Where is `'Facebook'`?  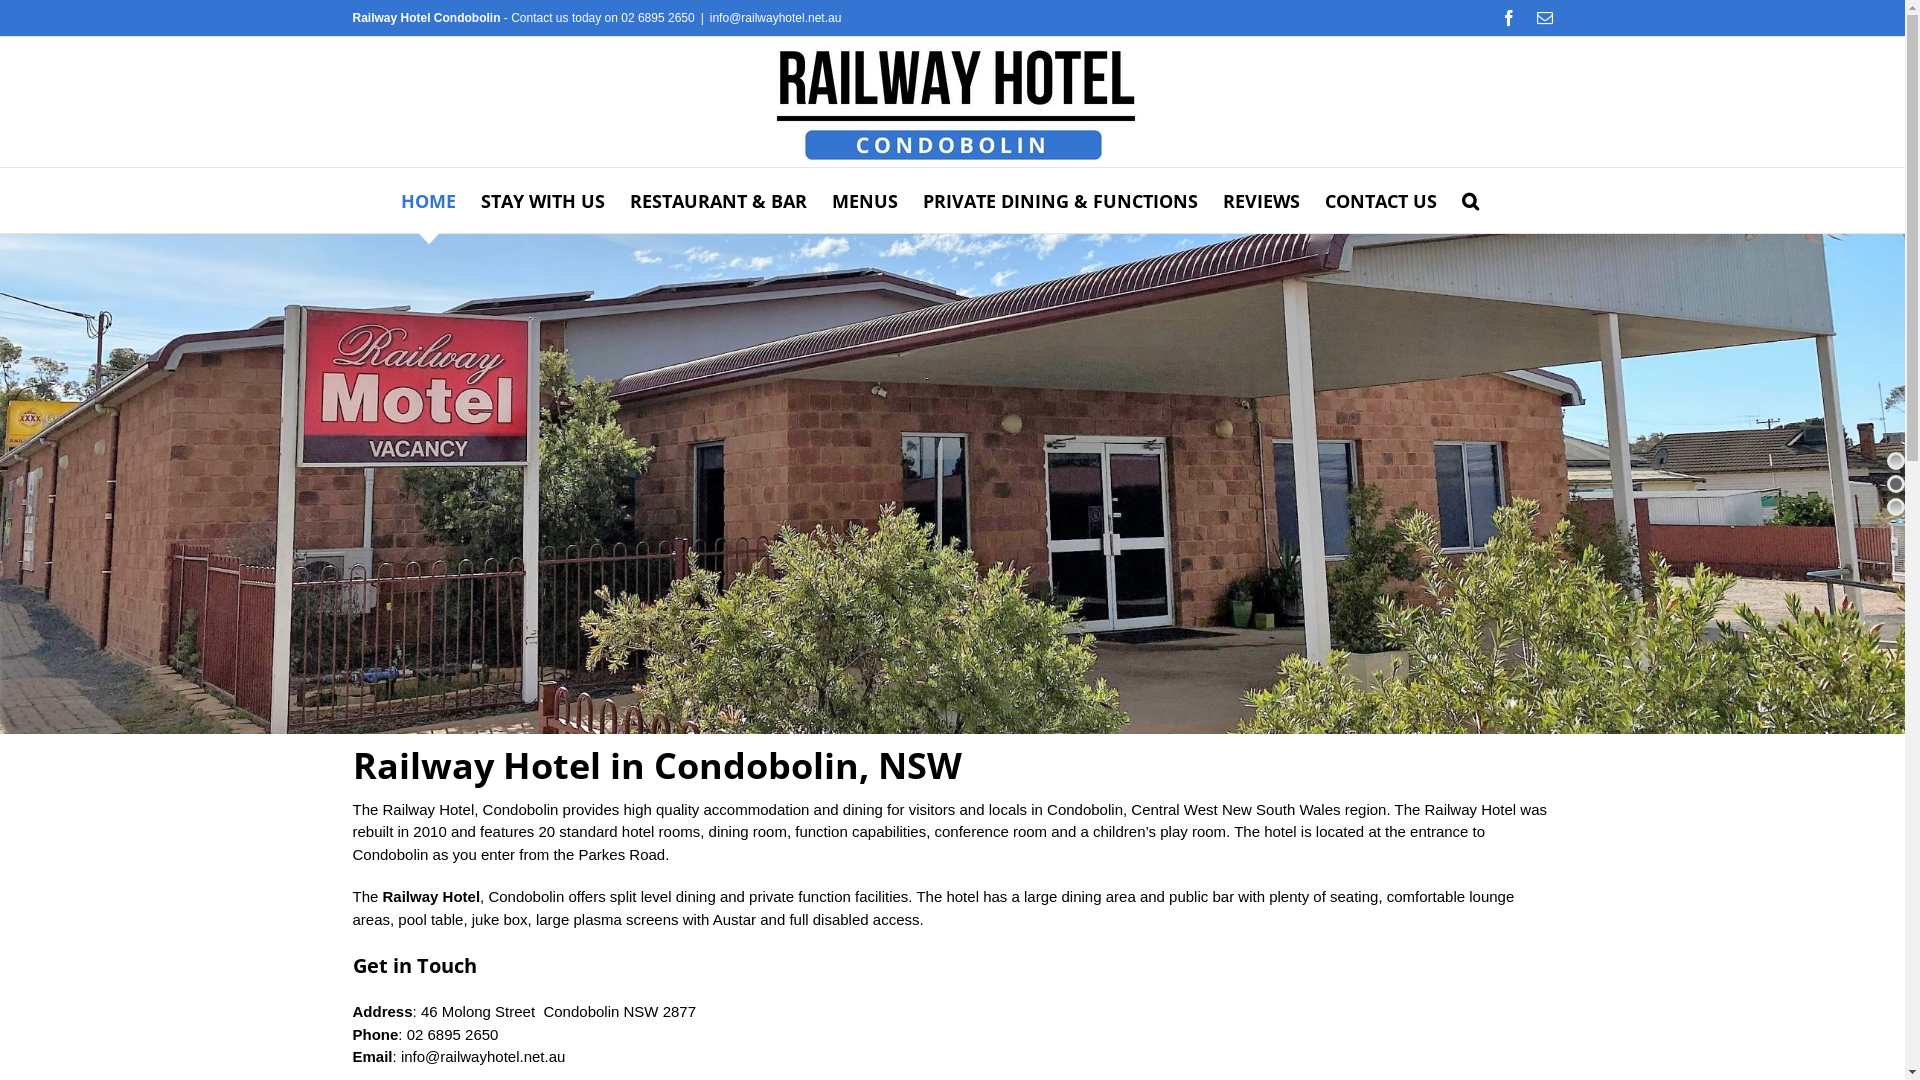
'Facebook' is located at coordinates (1499, 18).